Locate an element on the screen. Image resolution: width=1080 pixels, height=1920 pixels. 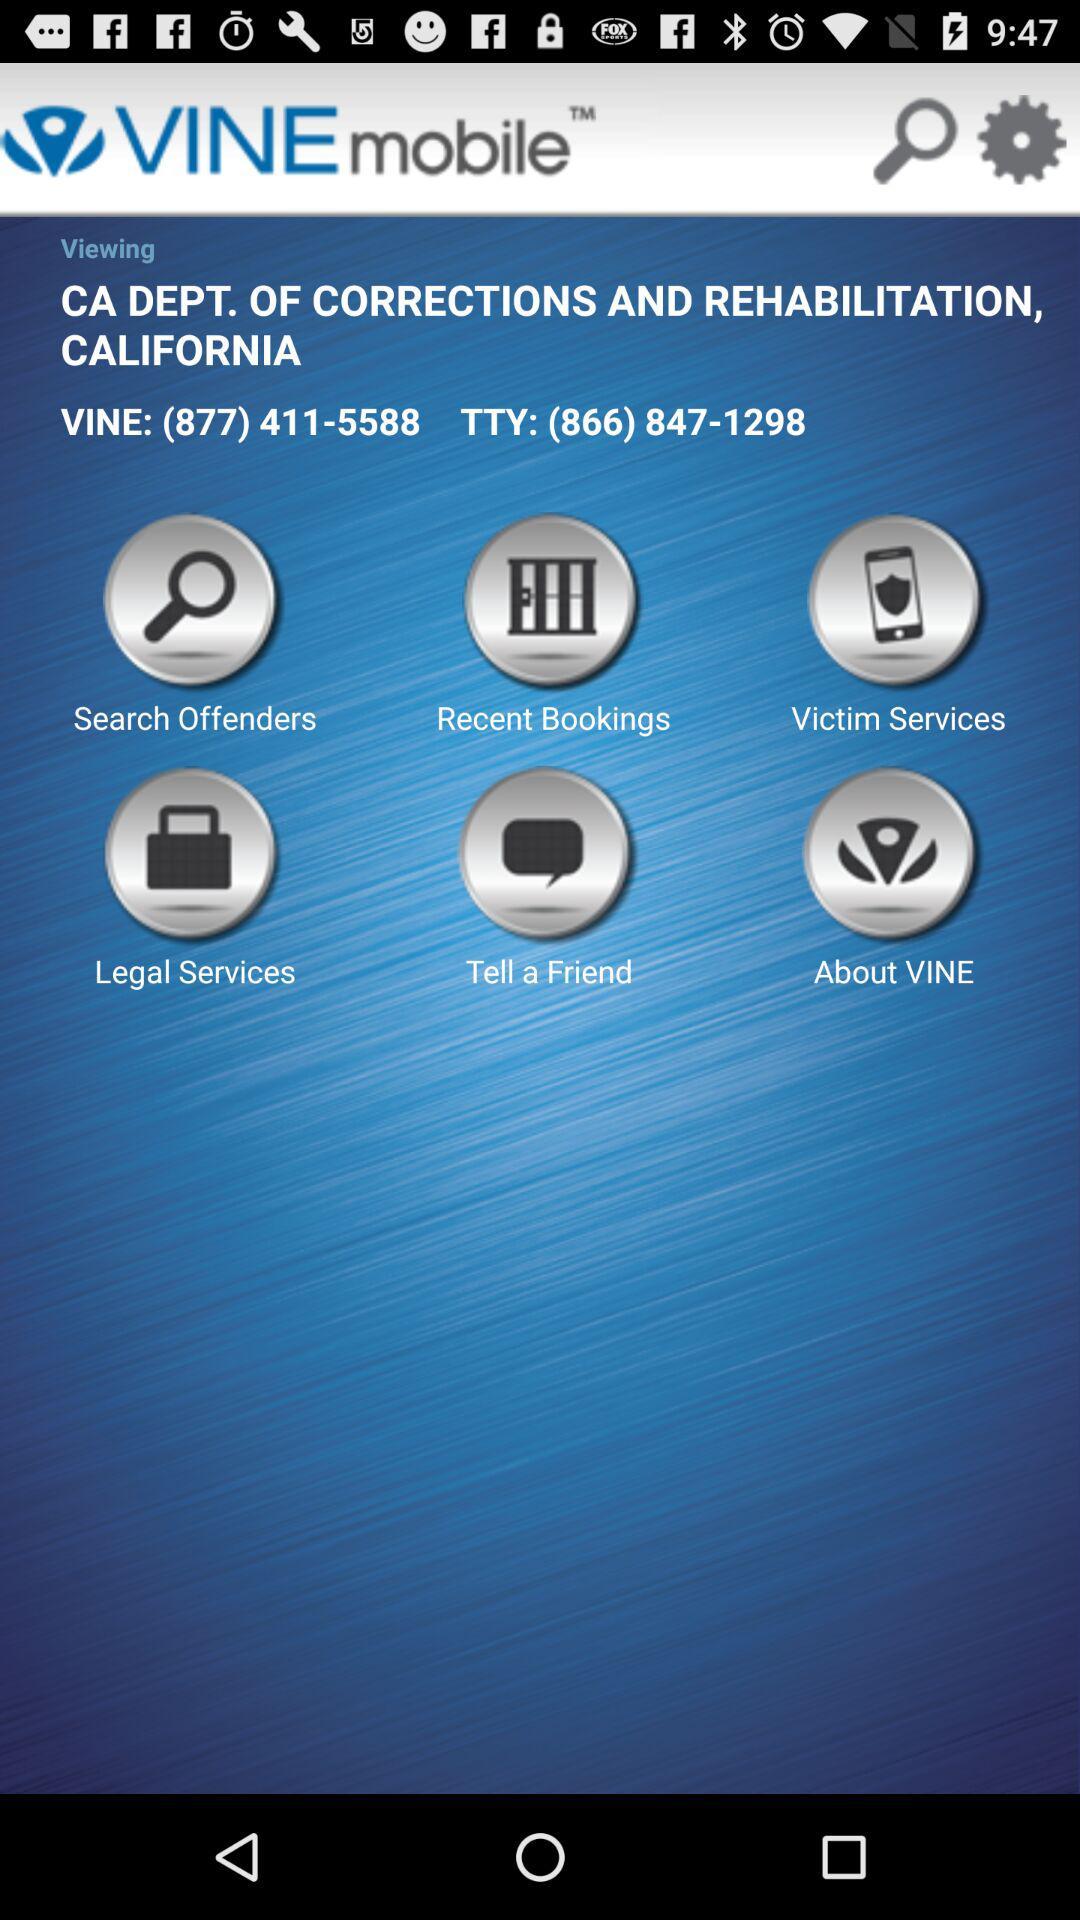
recent bookings button is located at coordinates (553, 624).